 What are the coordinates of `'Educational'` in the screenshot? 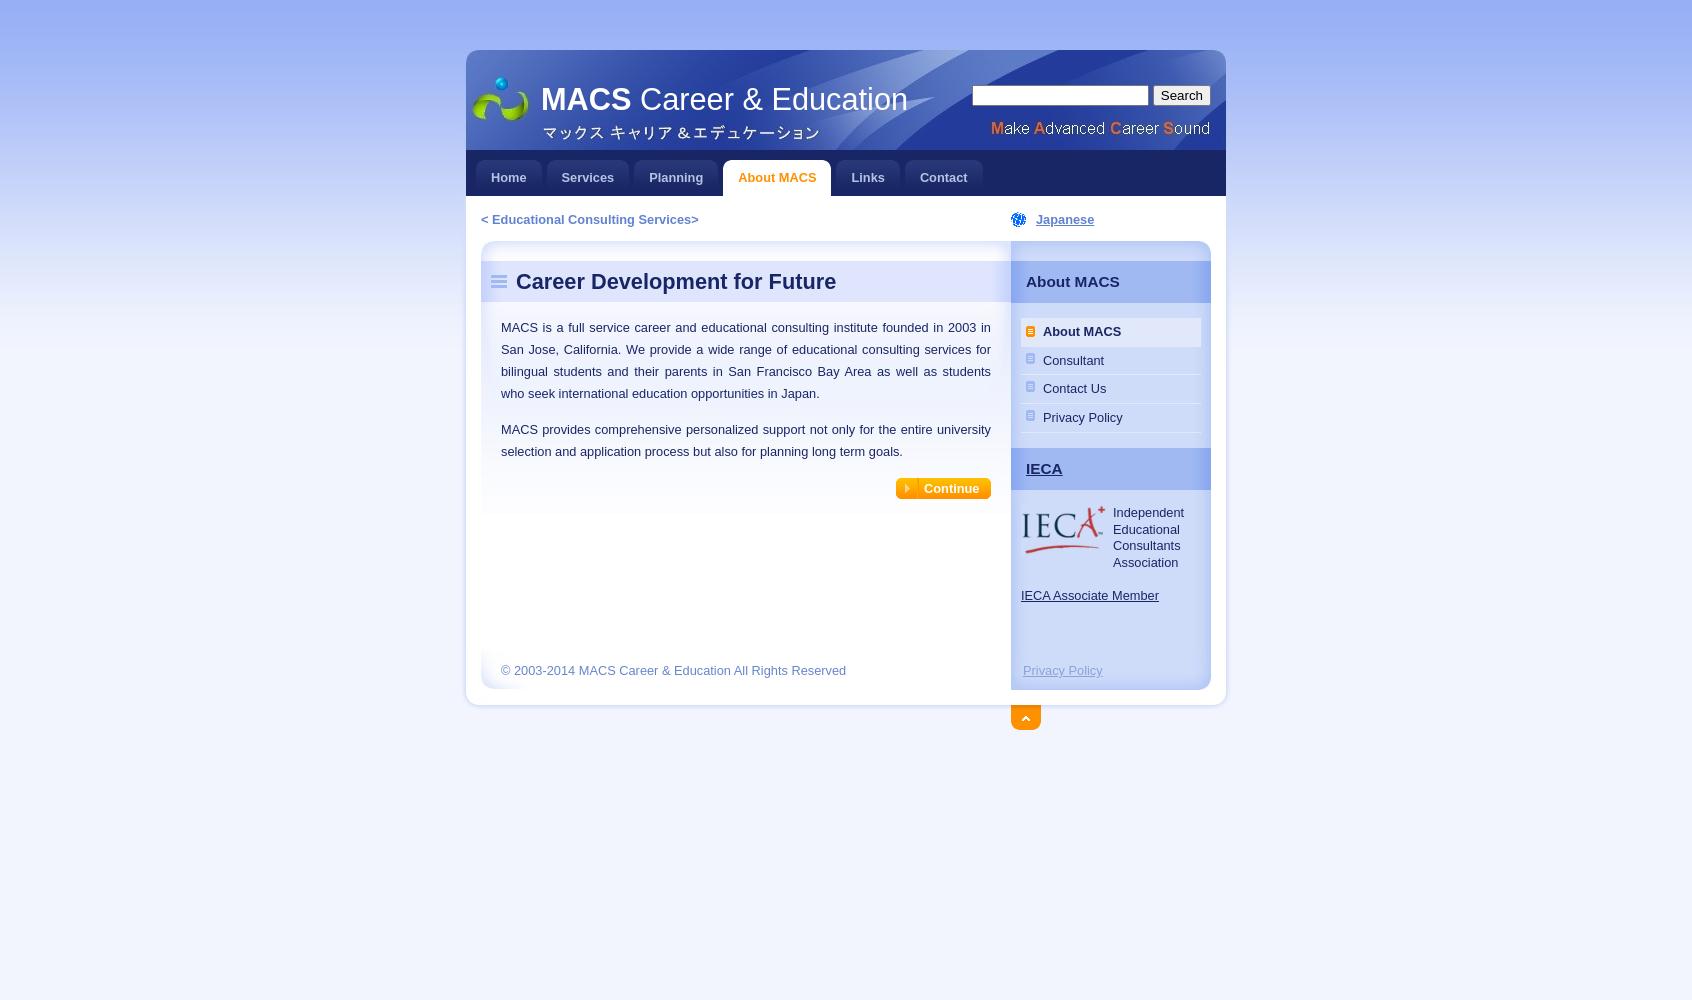 It's located at (1112, 528).